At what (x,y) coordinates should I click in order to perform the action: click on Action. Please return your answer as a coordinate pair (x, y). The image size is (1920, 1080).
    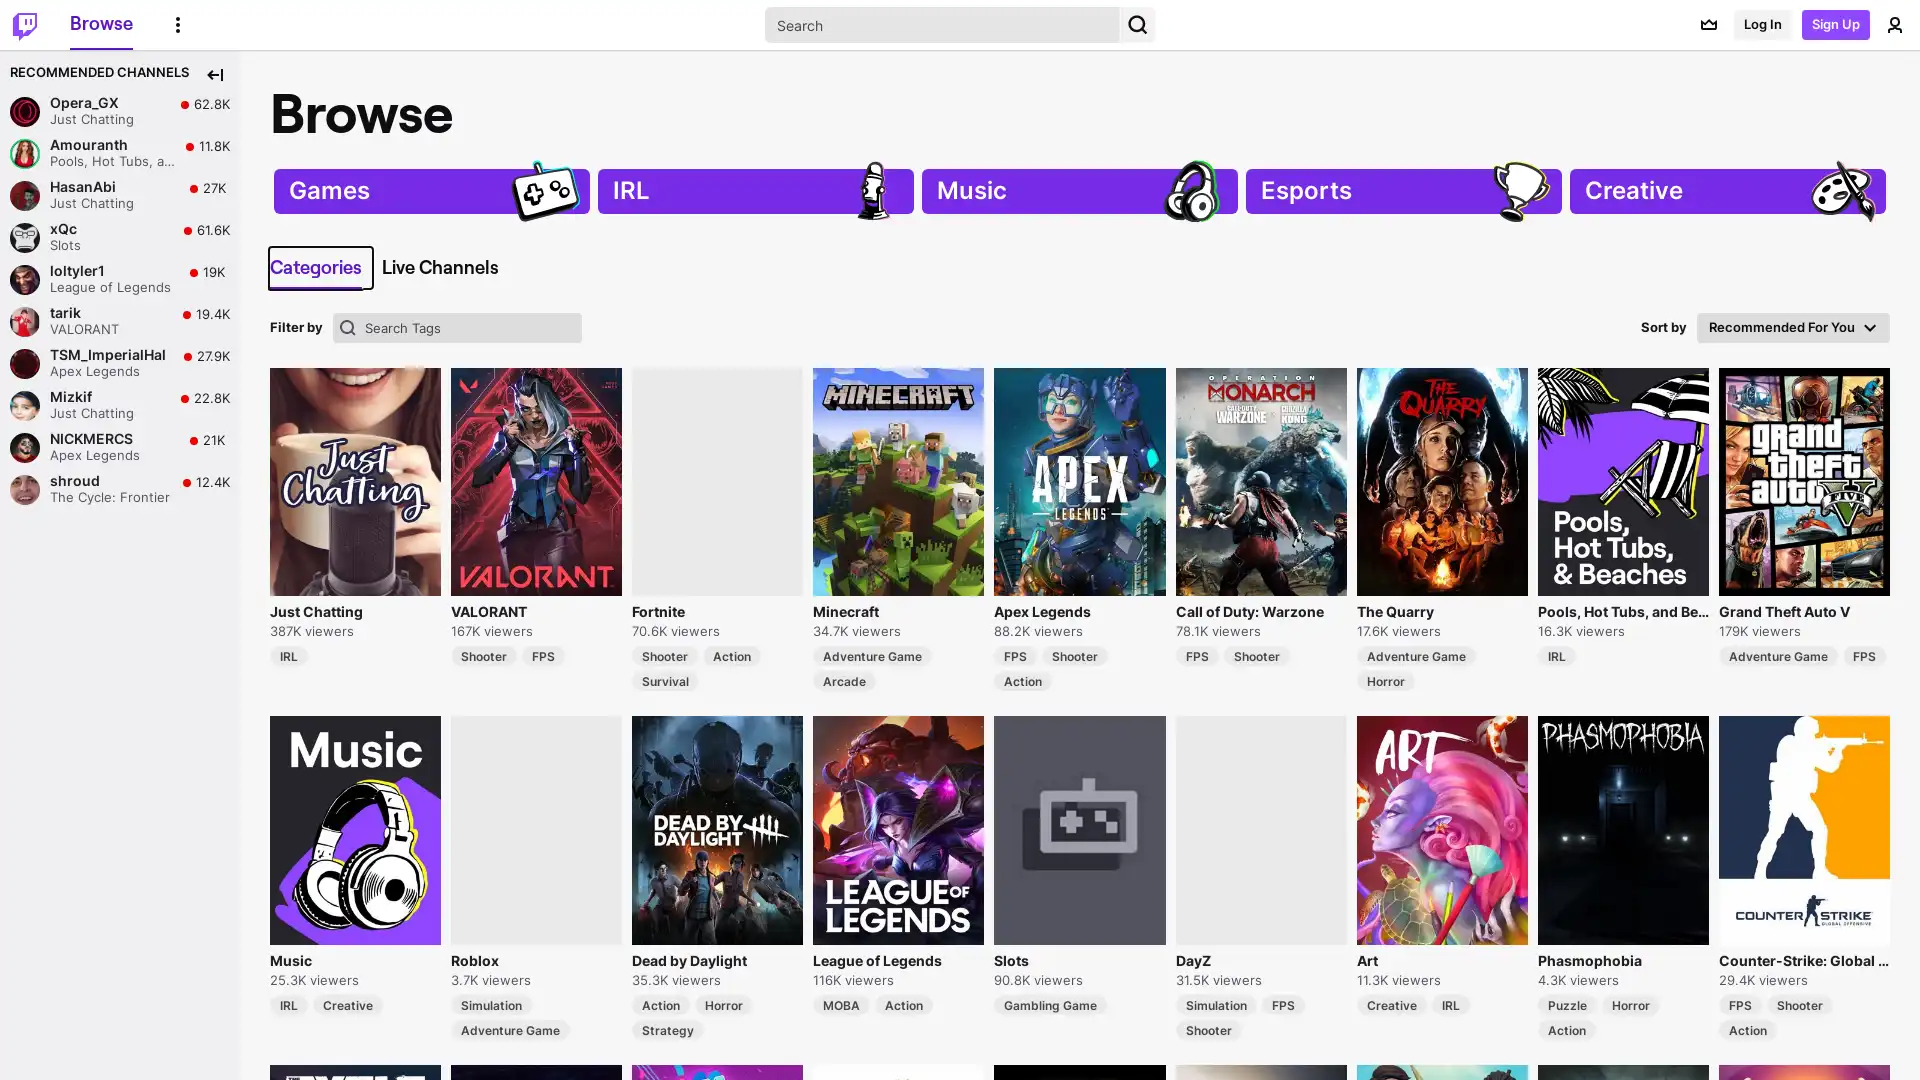
    Looking at the image, I should click on (1564, 1029).